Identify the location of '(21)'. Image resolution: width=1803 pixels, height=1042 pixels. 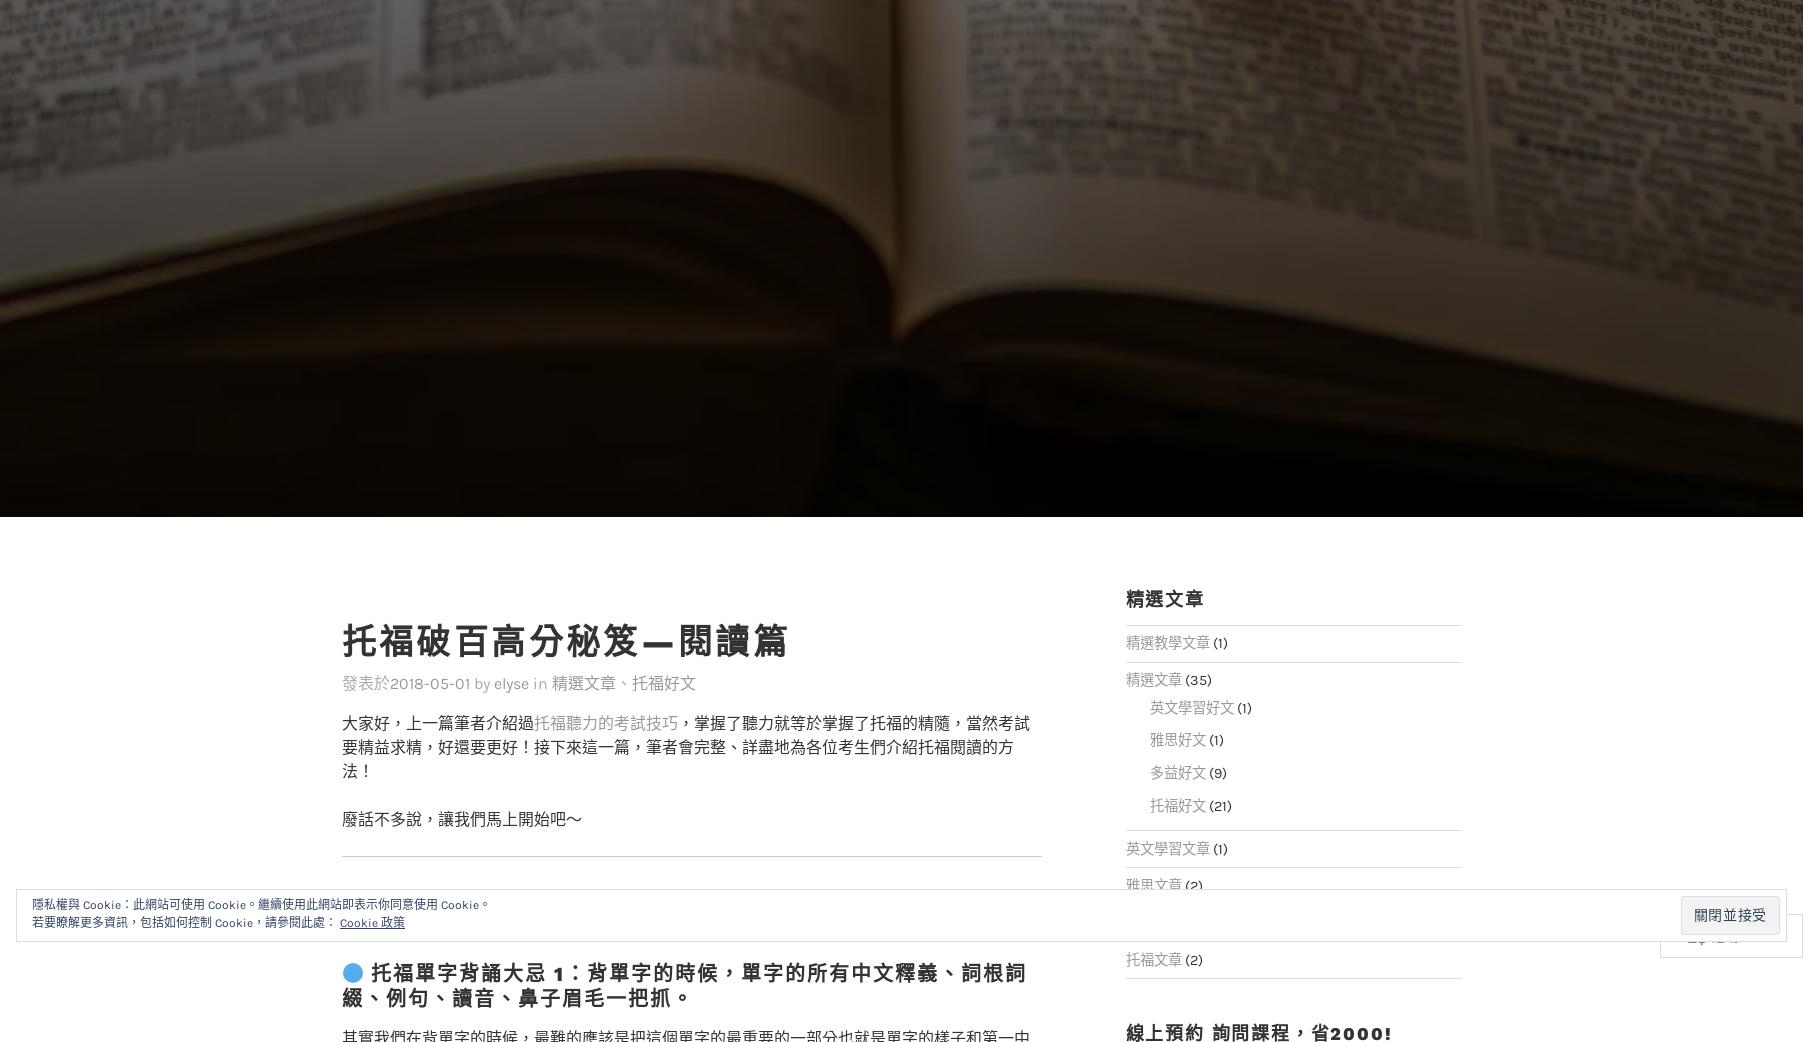
(1203, 764).